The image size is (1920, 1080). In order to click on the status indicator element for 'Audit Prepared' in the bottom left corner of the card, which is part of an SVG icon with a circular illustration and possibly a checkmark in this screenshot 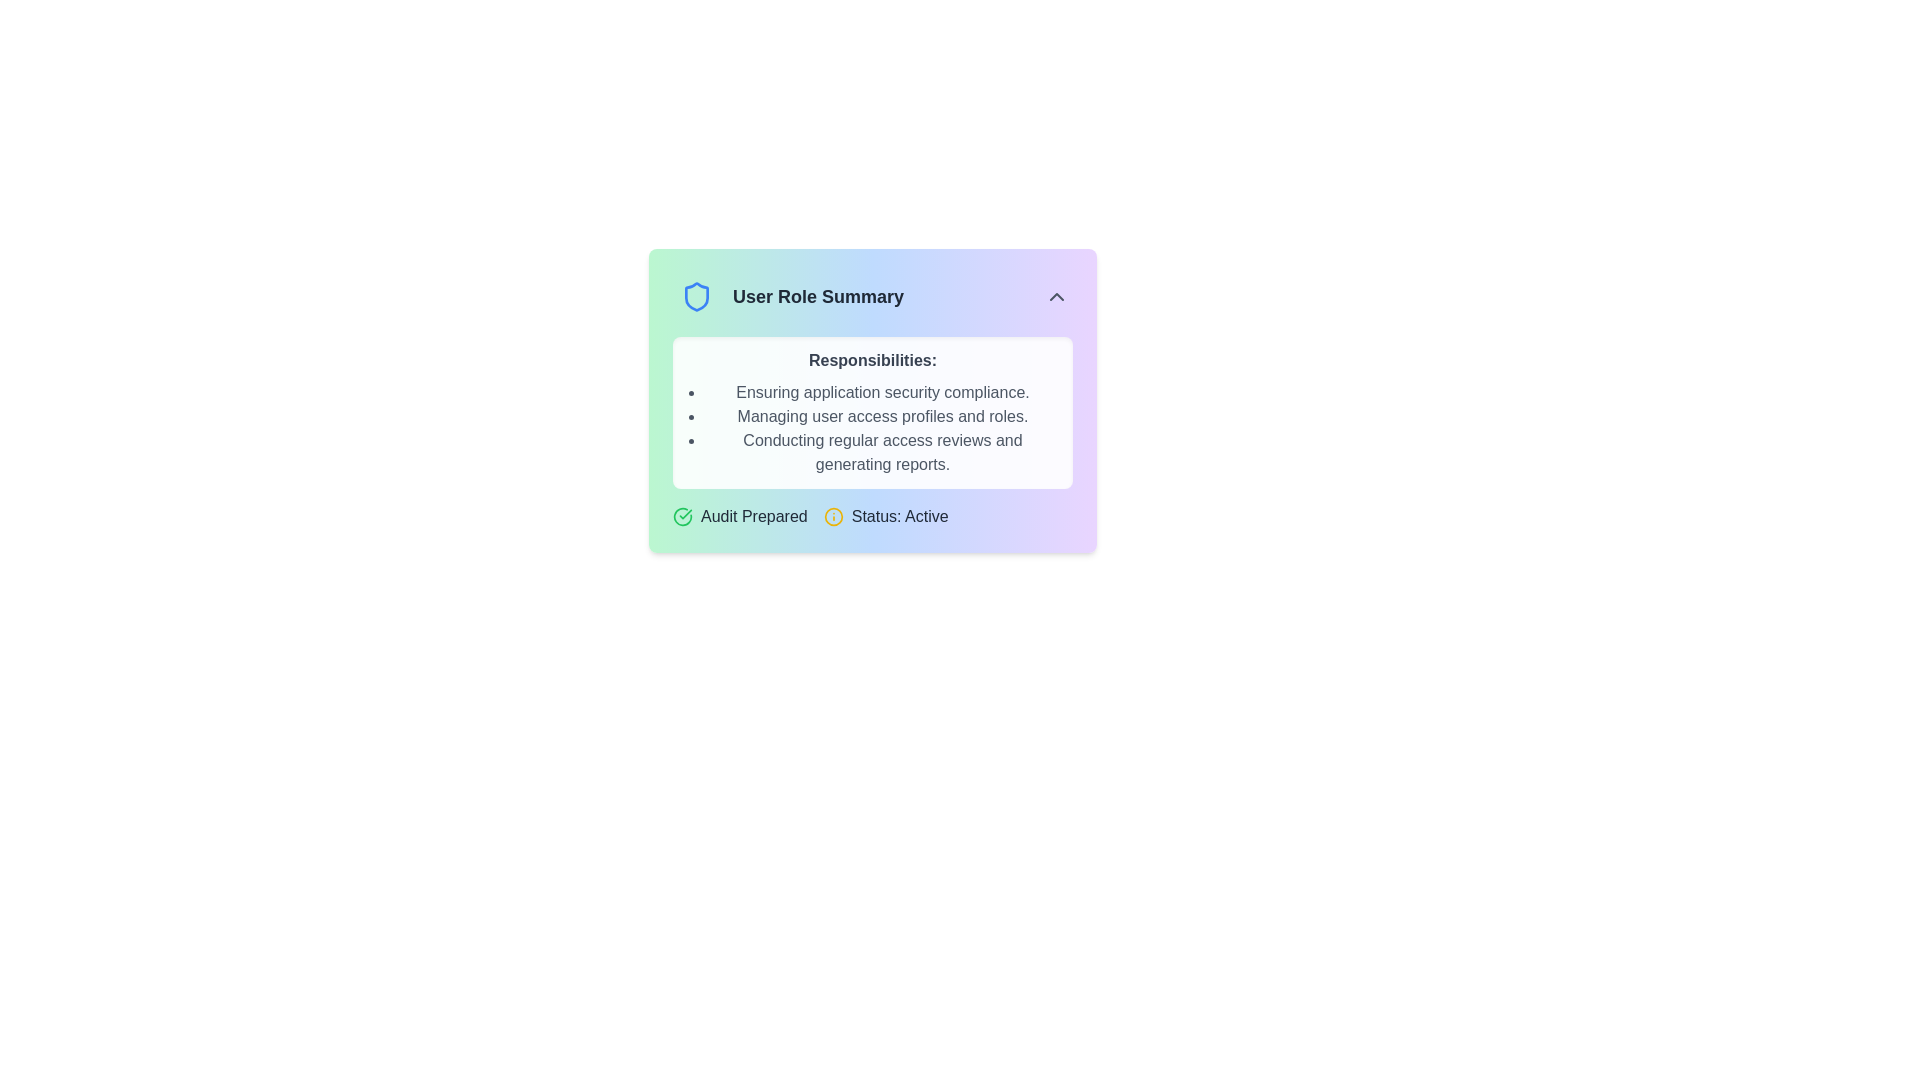, I will do `click(682, 515)`.